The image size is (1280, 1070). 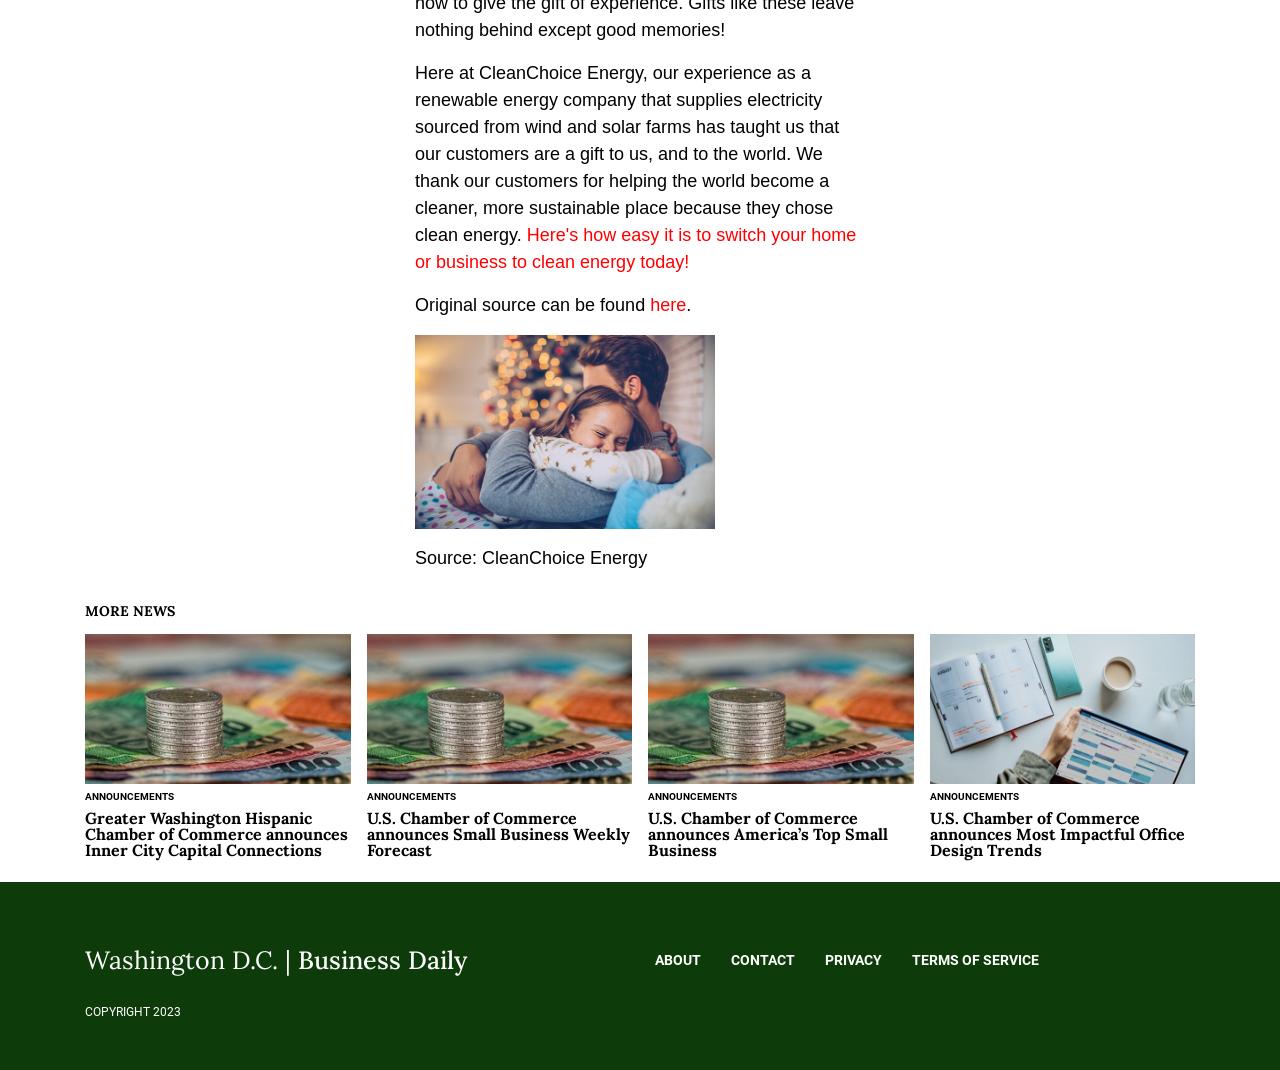 What do you see at coordinates (83, 609) in the screenshot?
I see `'MORE NEWS'` at bounding box center [83, 609].